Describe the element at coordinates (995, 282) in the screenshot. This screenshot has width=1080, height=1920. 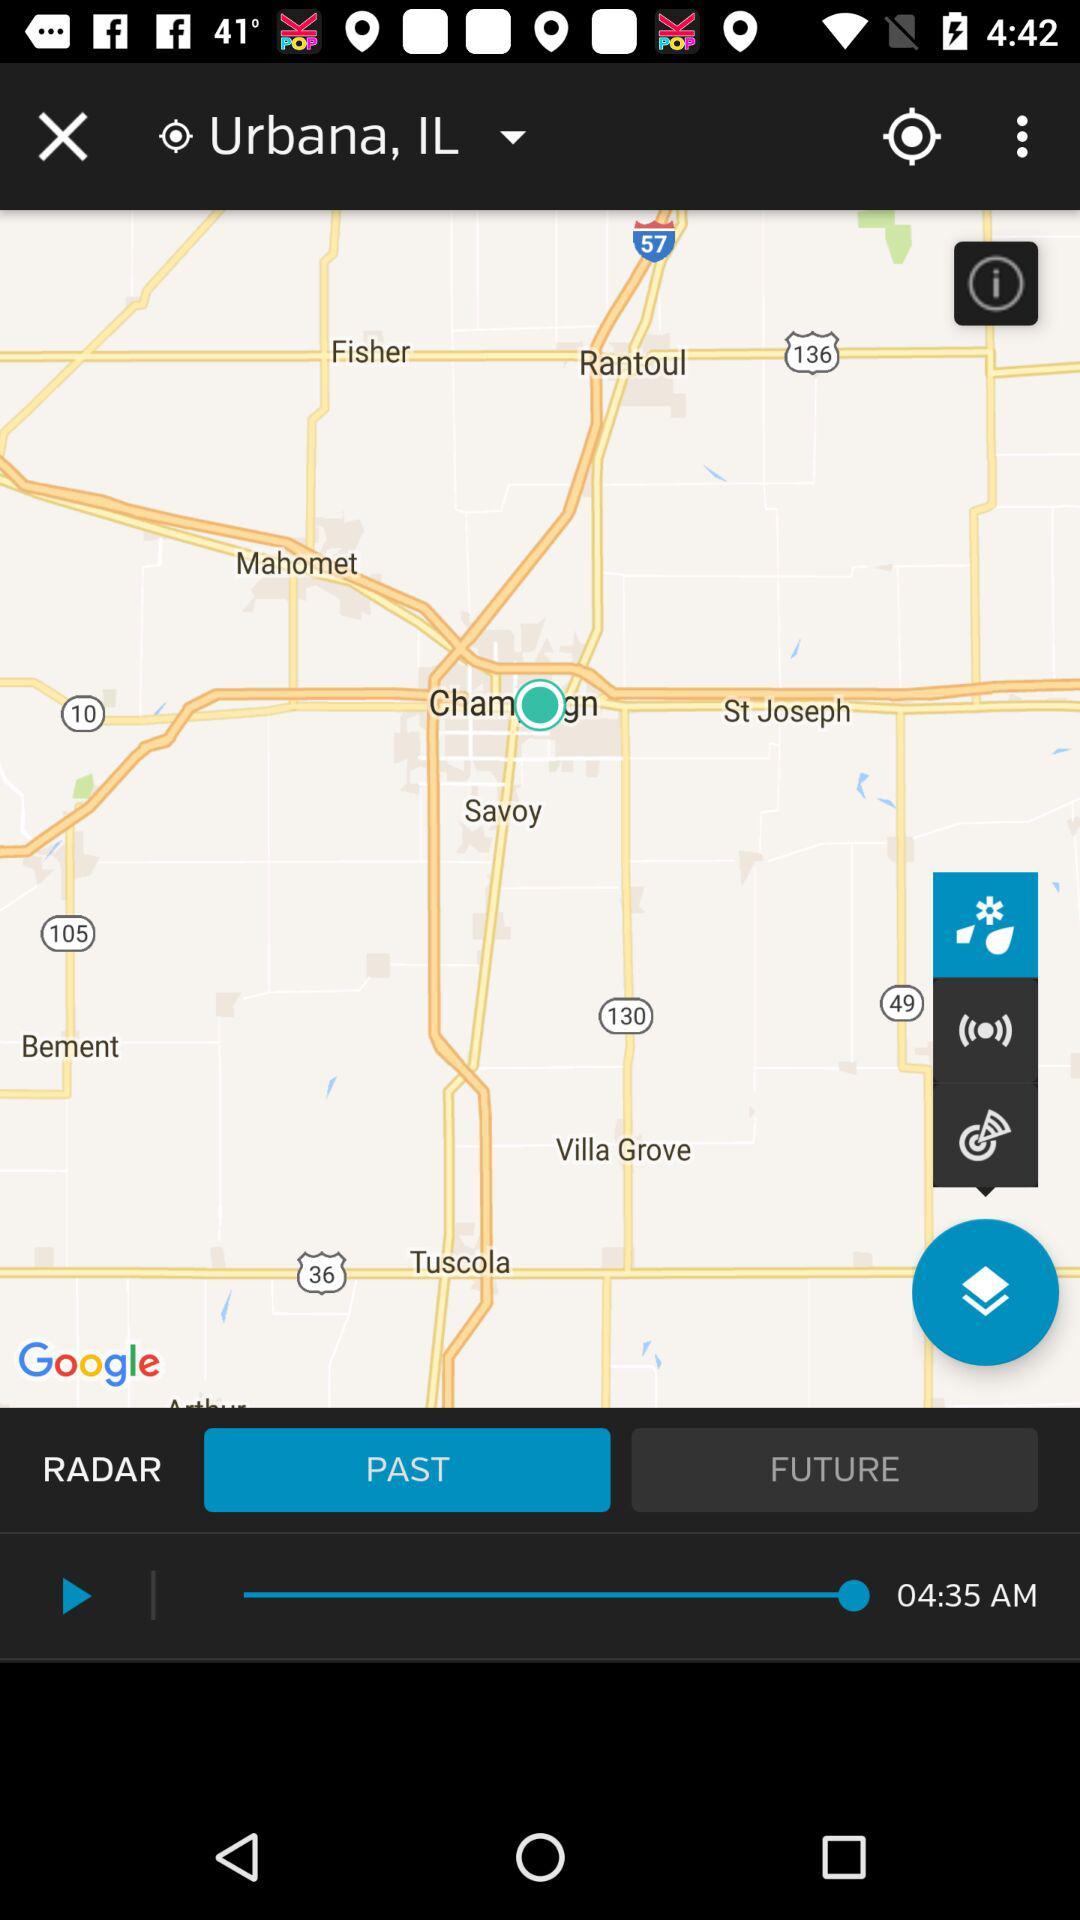
I see `the info icon` at that location.